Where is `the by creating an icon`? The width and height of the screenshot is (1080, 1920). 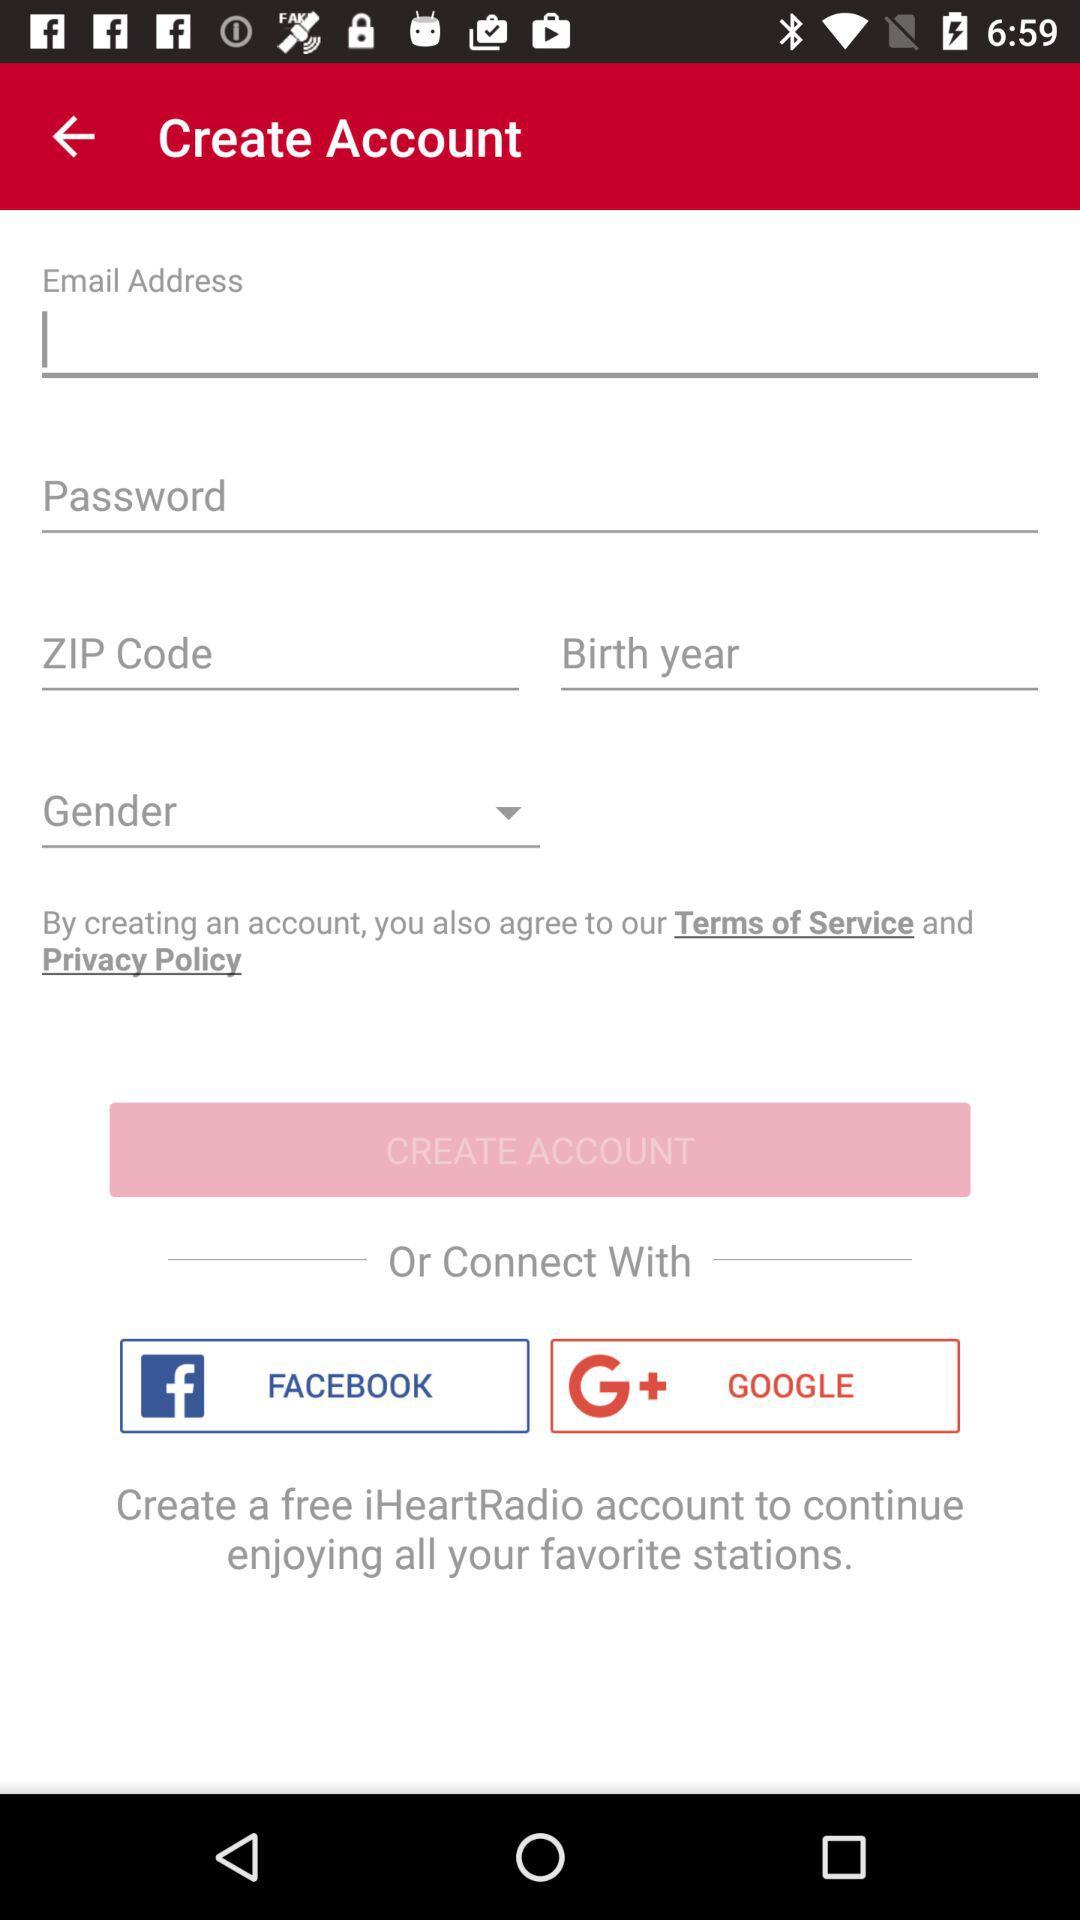 the by creating an icon is located at coordinates (540, 938).